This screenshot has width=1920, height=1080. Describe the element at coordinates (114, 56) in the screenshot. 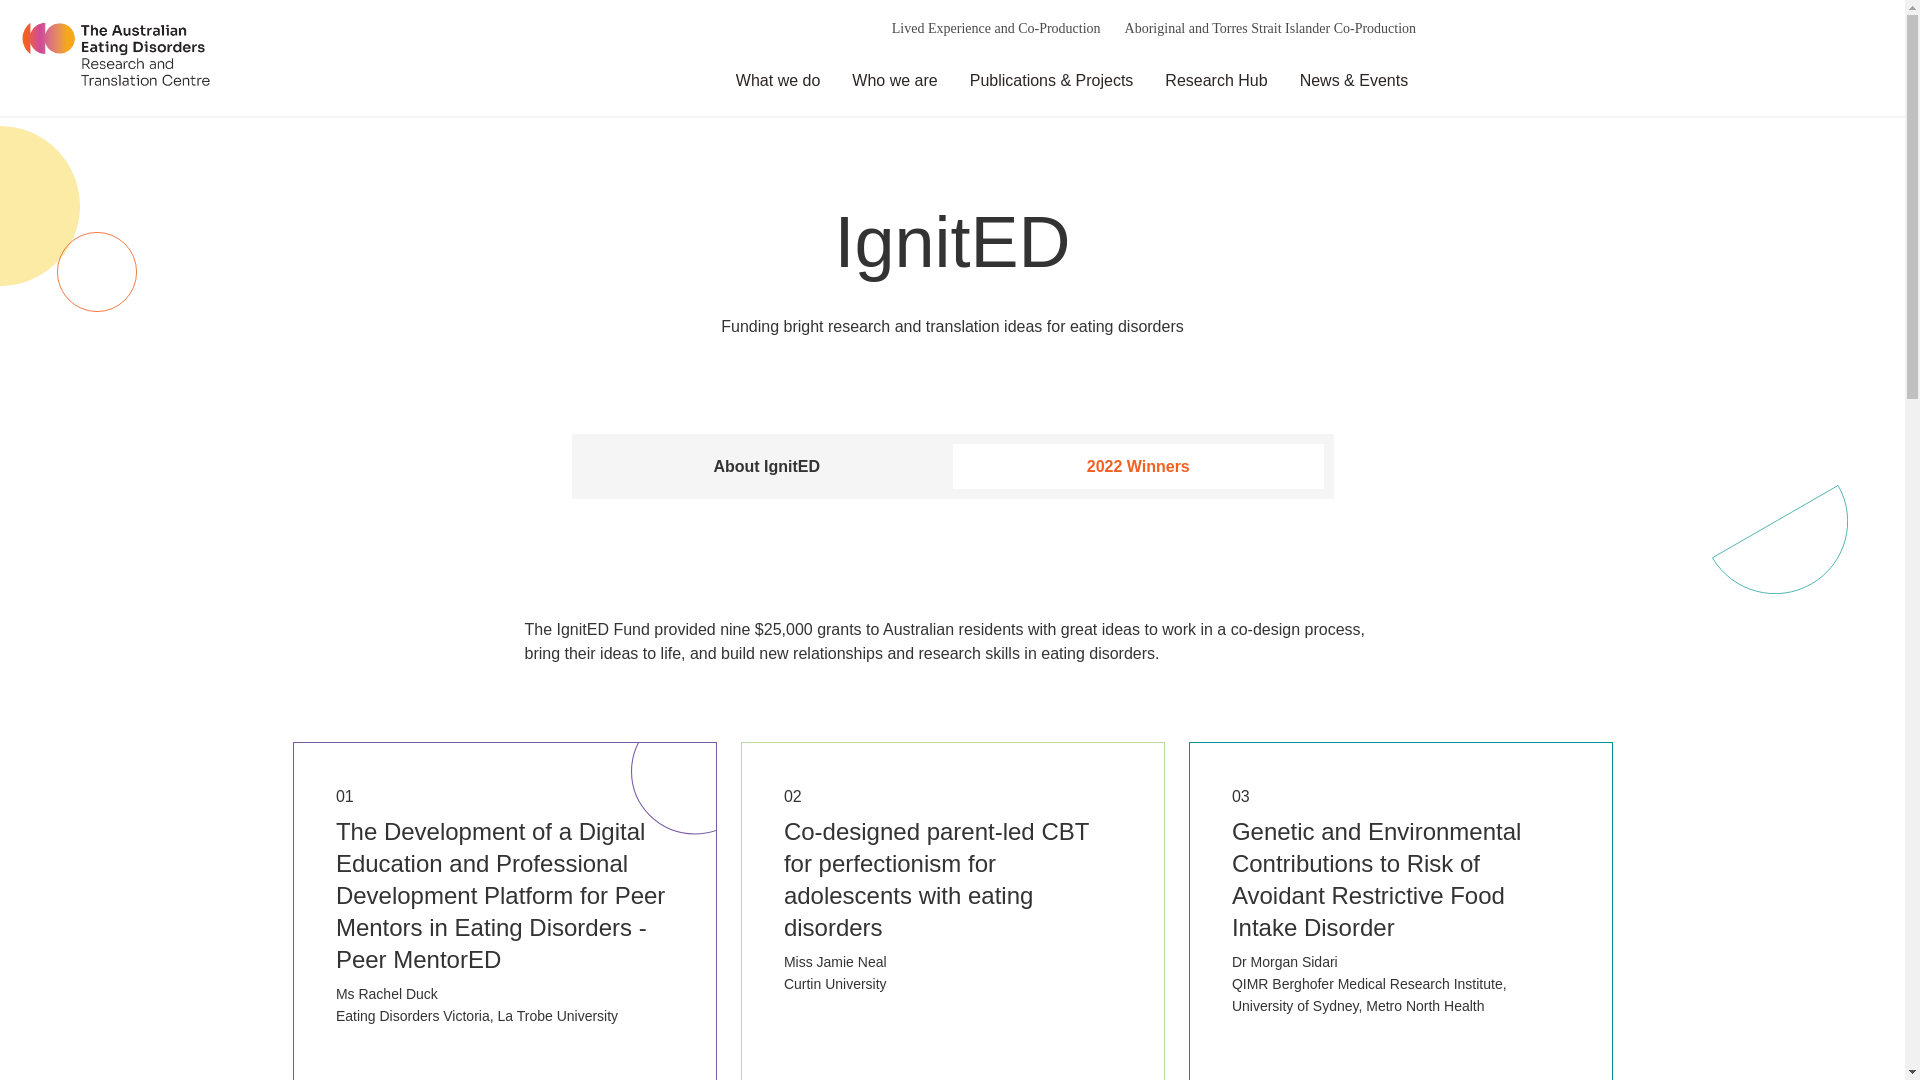

I see `'Logo'` at that location.